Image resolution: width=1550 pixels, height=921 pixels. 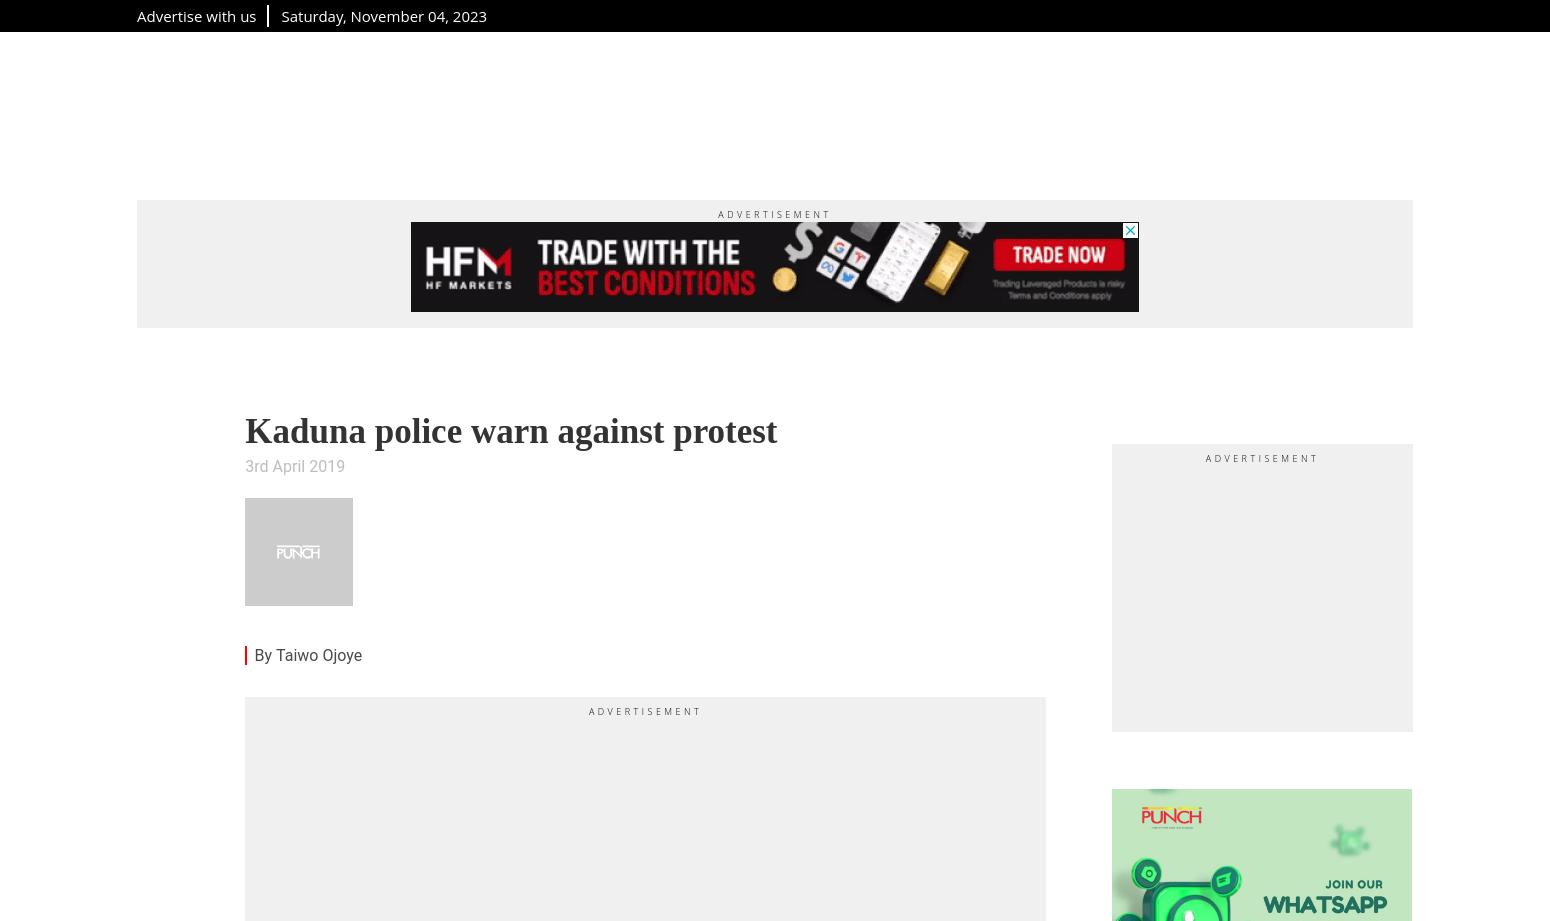 What do you see at coordinates (674, 469) in the screenshot?
I see `'theeditor@punchng.com'` at bounding box center [674, 469].